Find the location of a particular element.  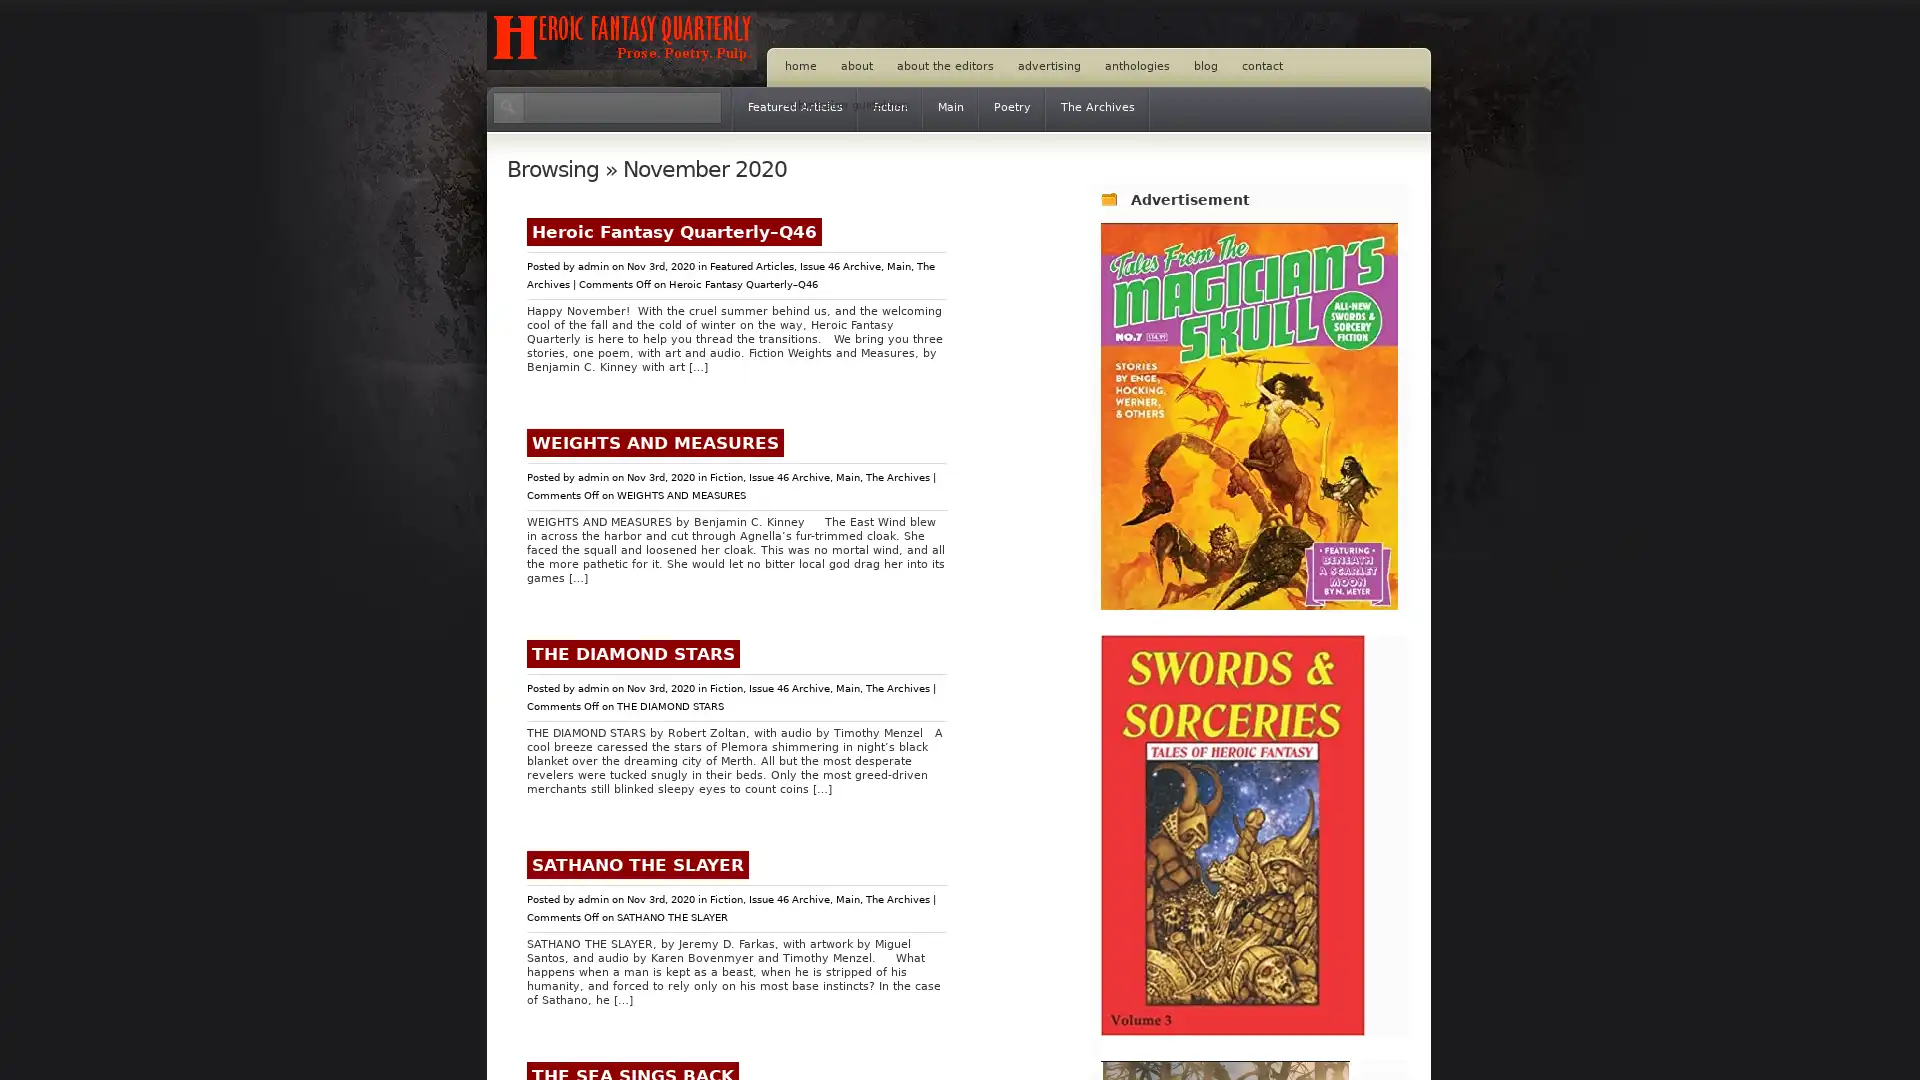

Search is located at coordinates (508, 108).